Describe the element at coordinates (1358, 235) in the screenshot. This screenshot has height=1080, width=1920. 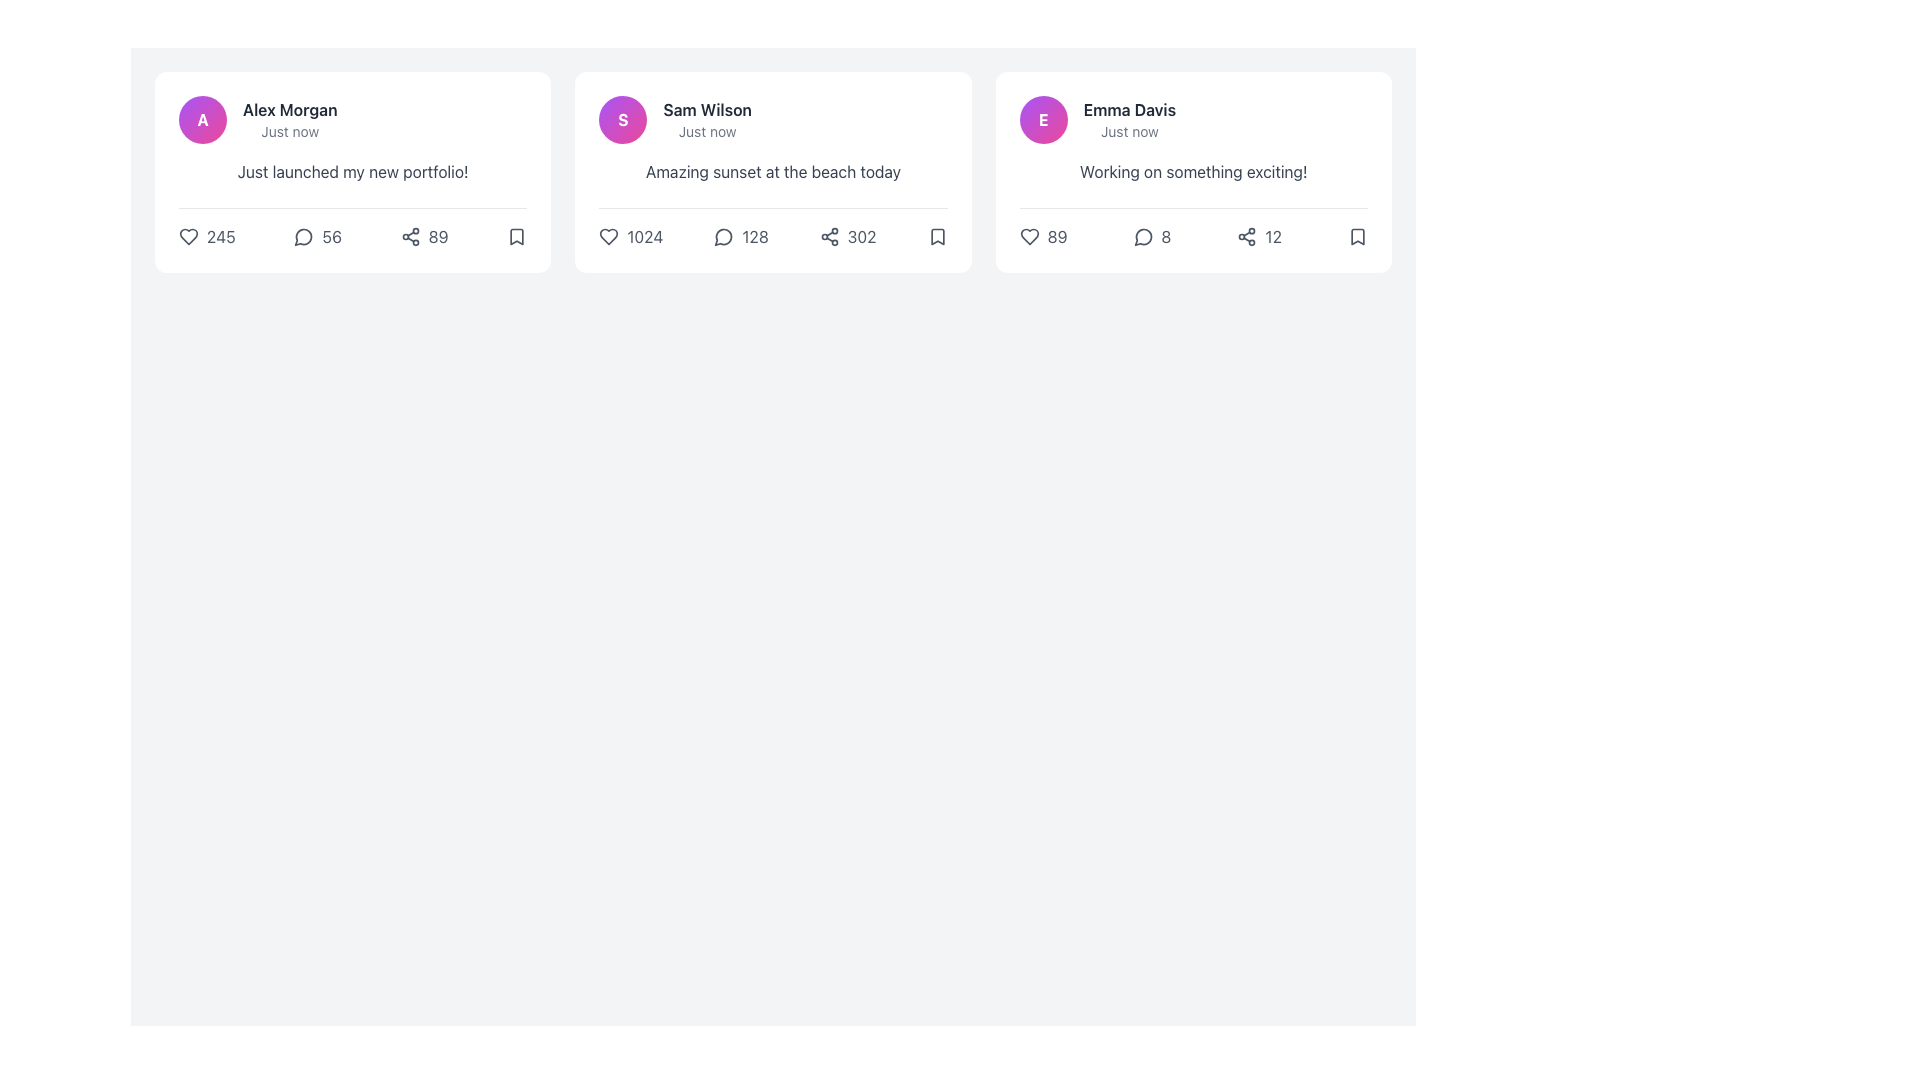
I see `the bookmark icon located in the bottom-right corner of the post by Emma Davis` at that location.